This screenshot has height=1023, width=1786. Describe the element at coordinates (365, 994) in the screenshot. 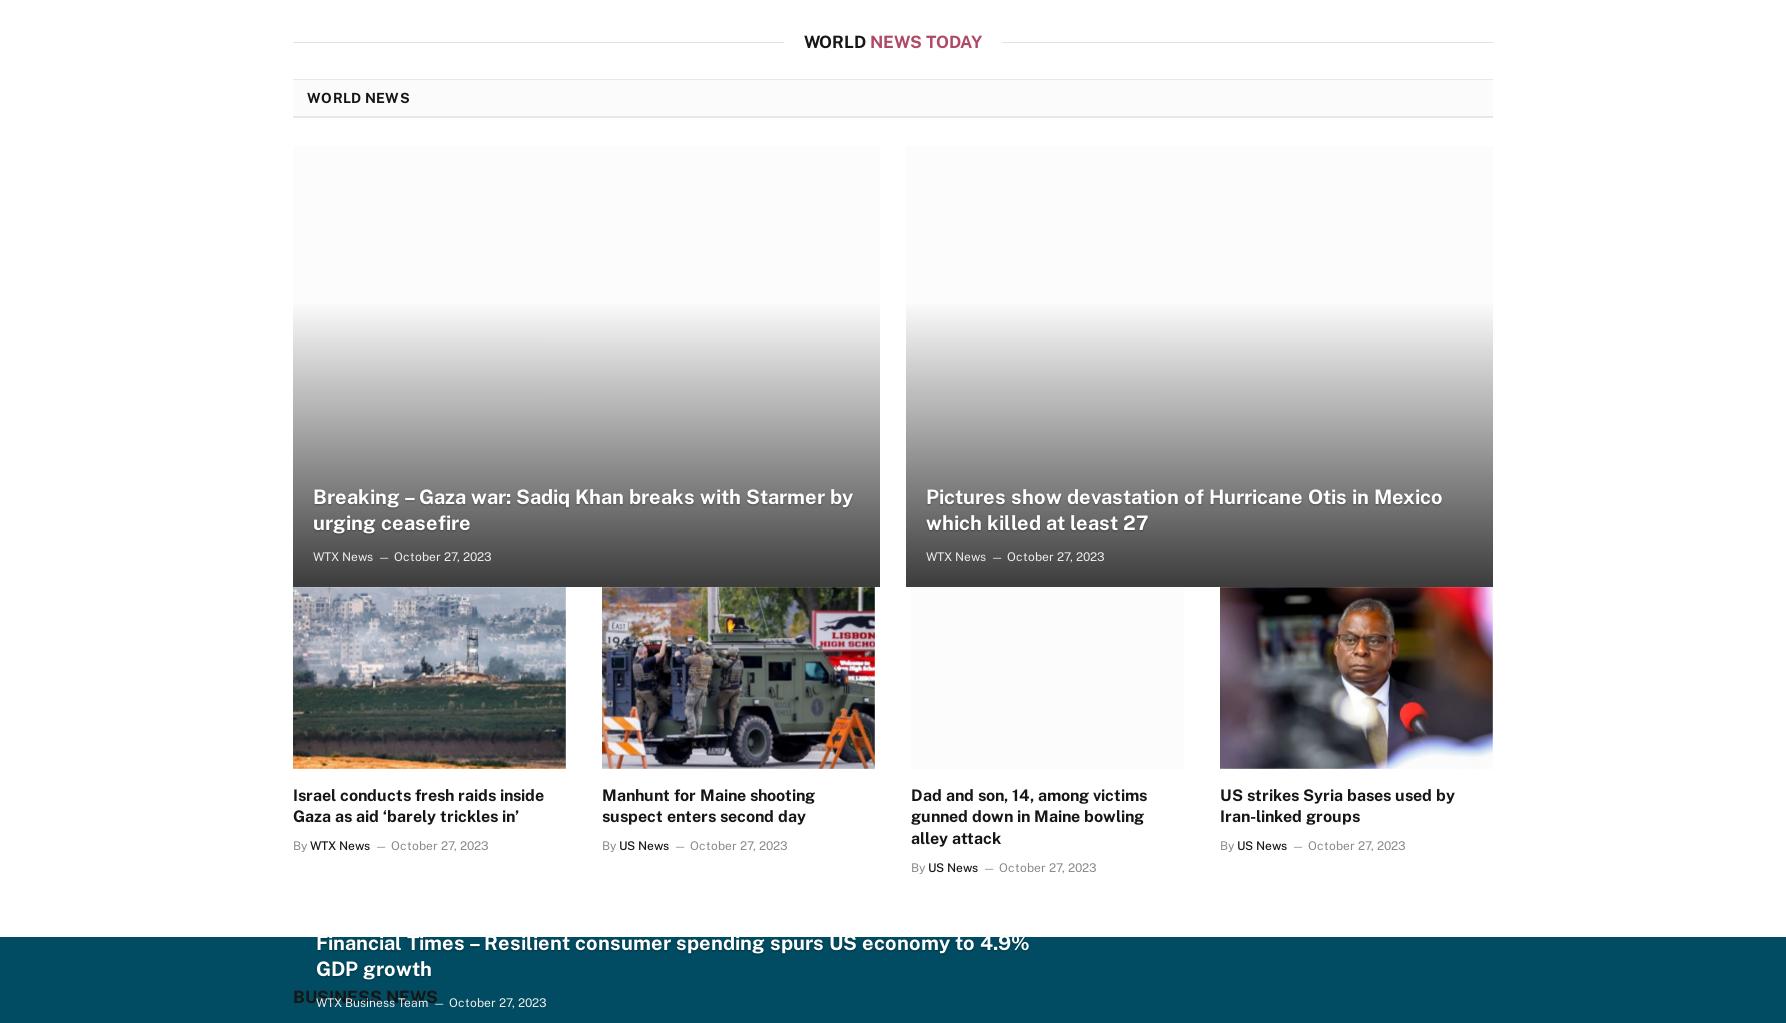

I see `'Business News'` at that location.